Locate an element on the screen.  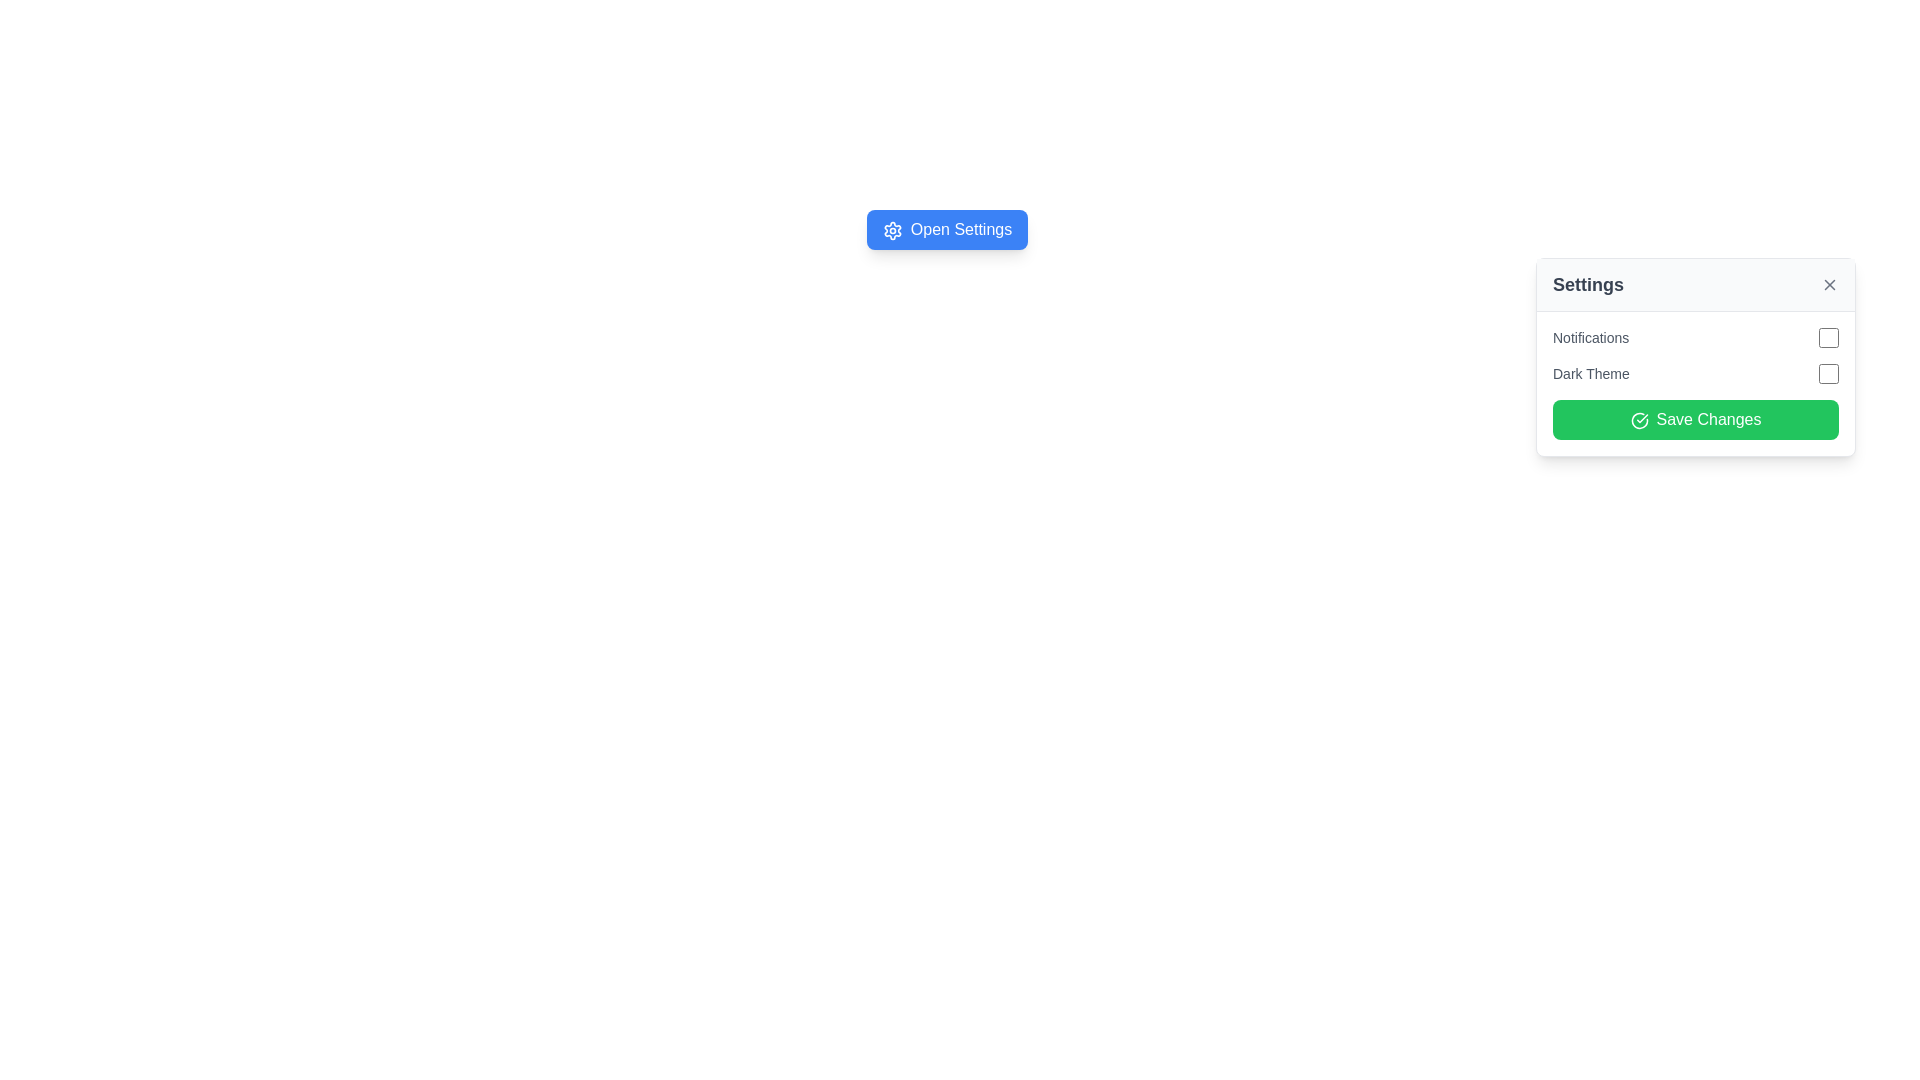
the cogwheel or gear icon located to the left of the 'Open Settings' text within the 'Open Settings' button is located at coordinates (891, 229).